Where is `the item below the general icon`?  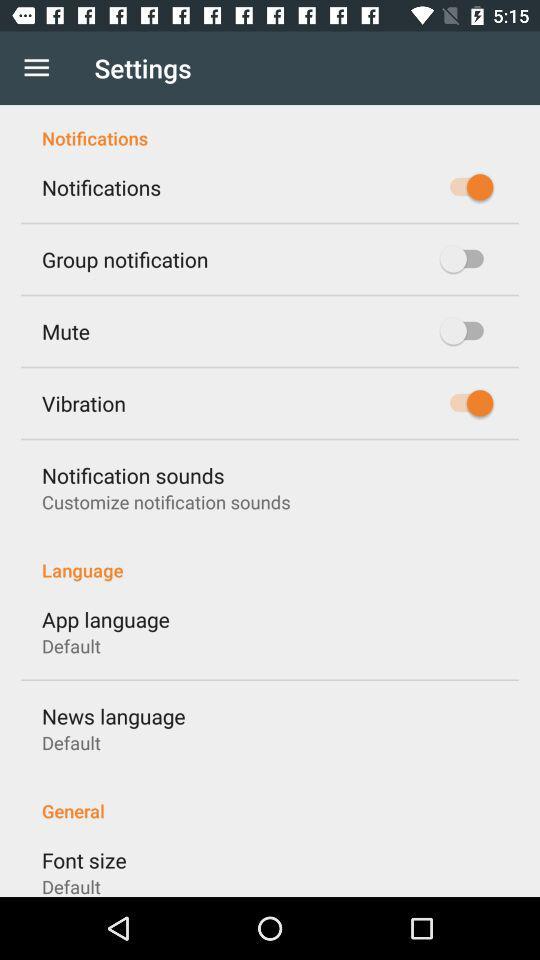
the item below the general icon is located at coordinates (83, 859).